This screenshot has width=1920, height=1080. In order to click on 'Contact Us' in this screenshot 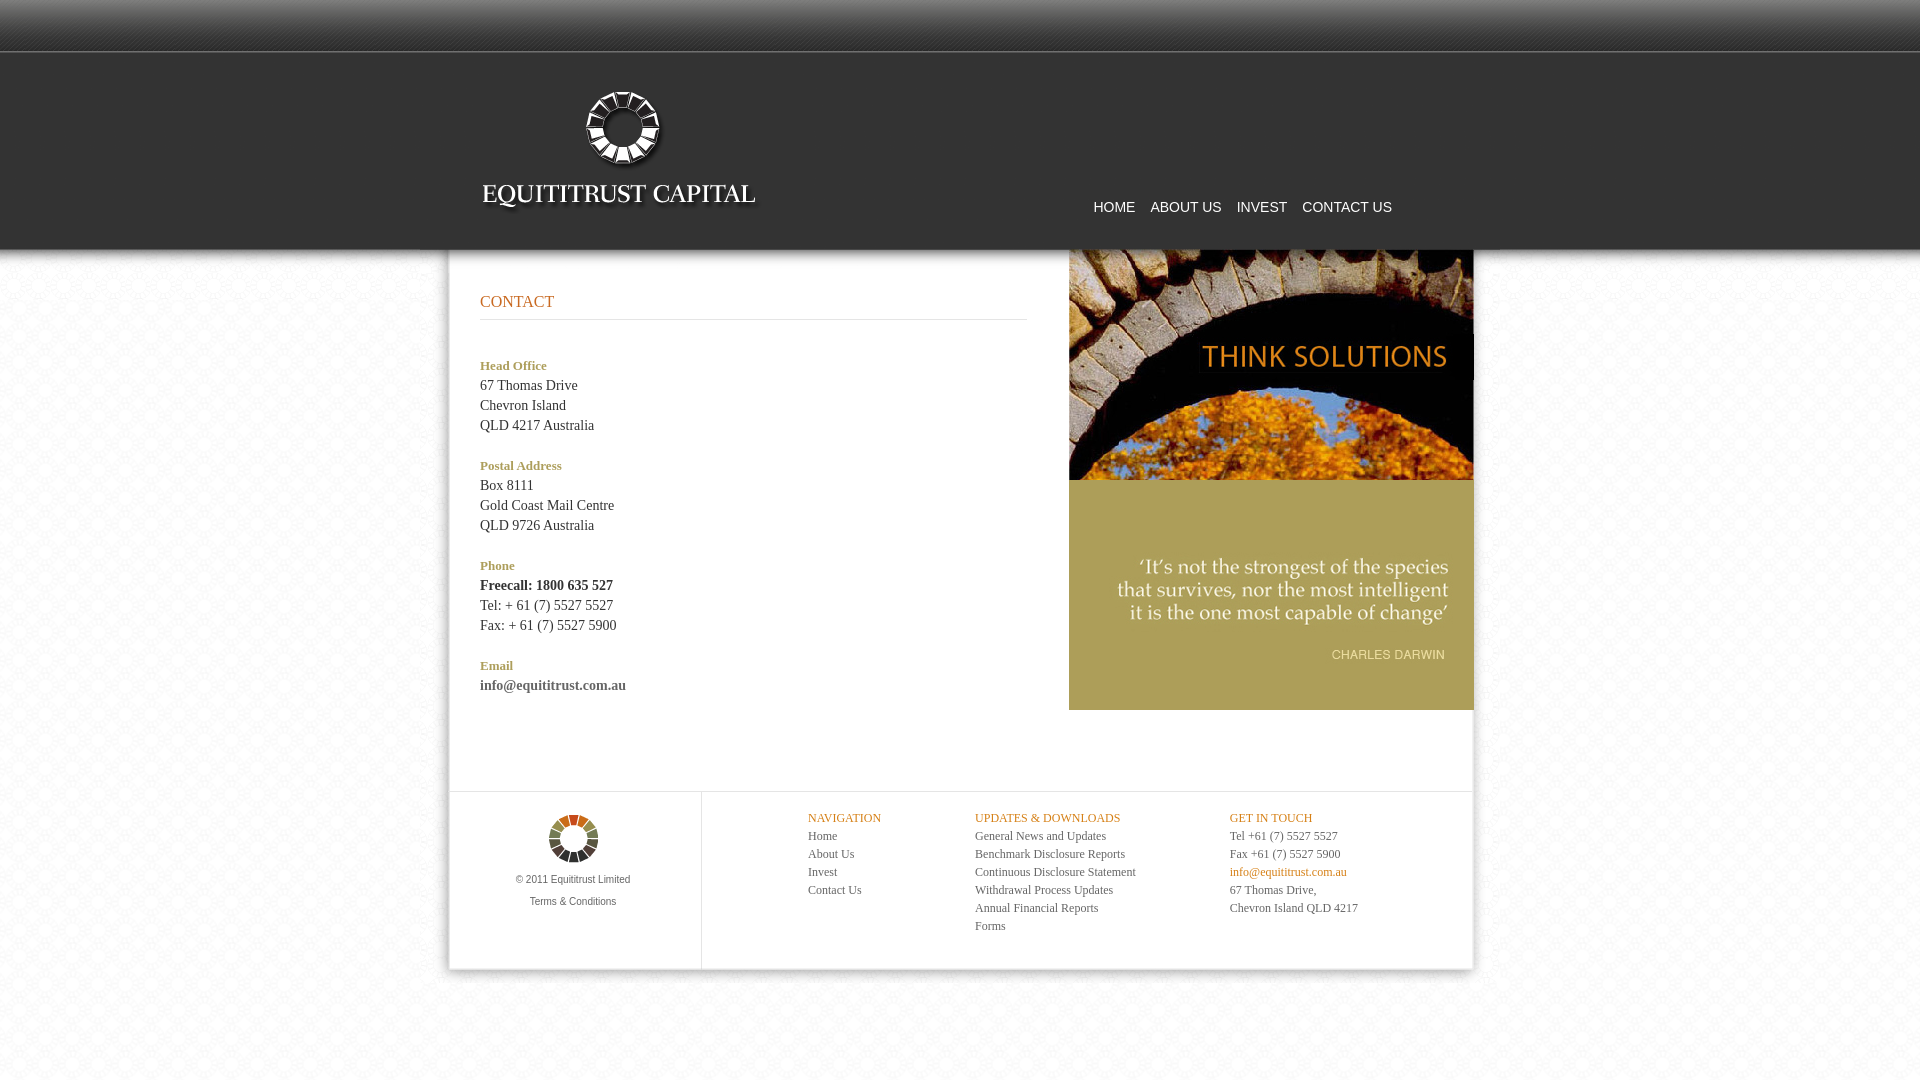, I will do `click(807, 889)`.